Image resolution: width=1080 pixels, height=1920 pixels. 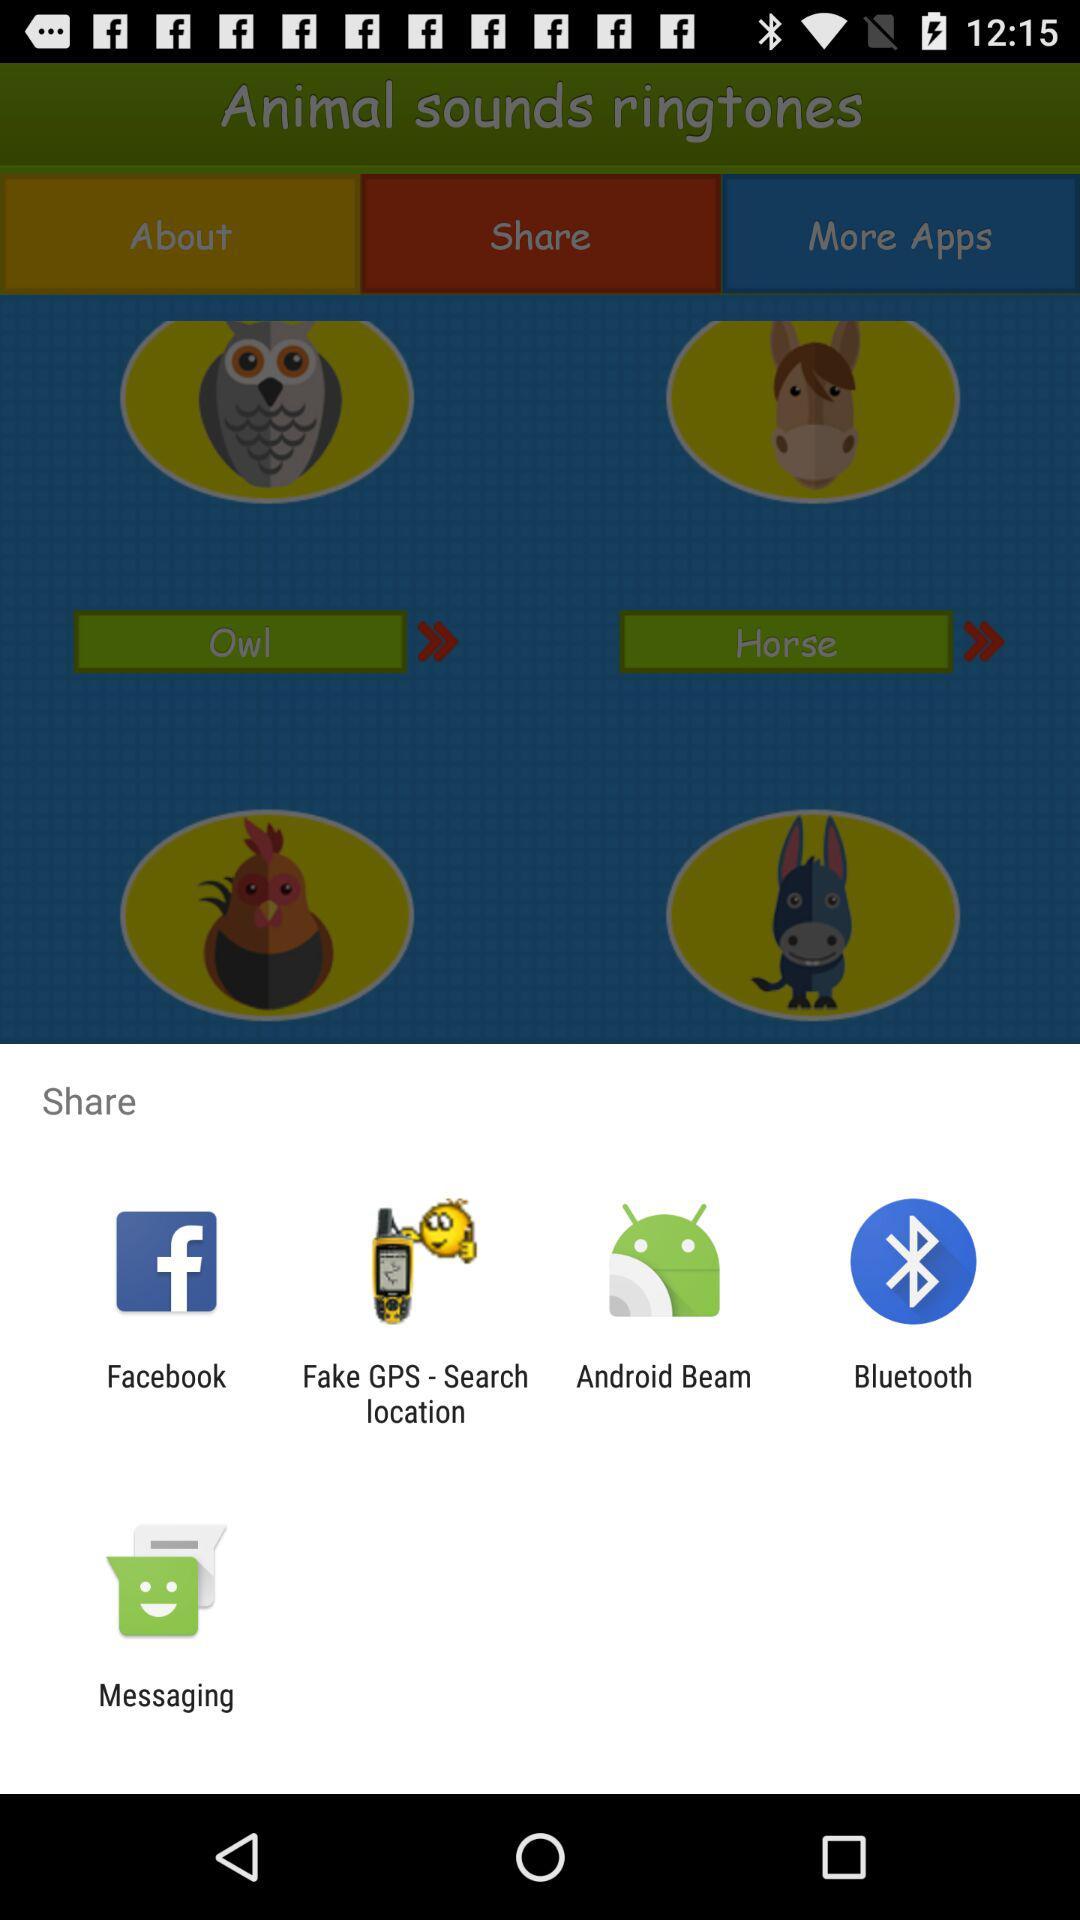 What do you see at coordinates (414, 1392) in the screenshot?
I see `app next to android beam app` at bounding box center [414, 1392].